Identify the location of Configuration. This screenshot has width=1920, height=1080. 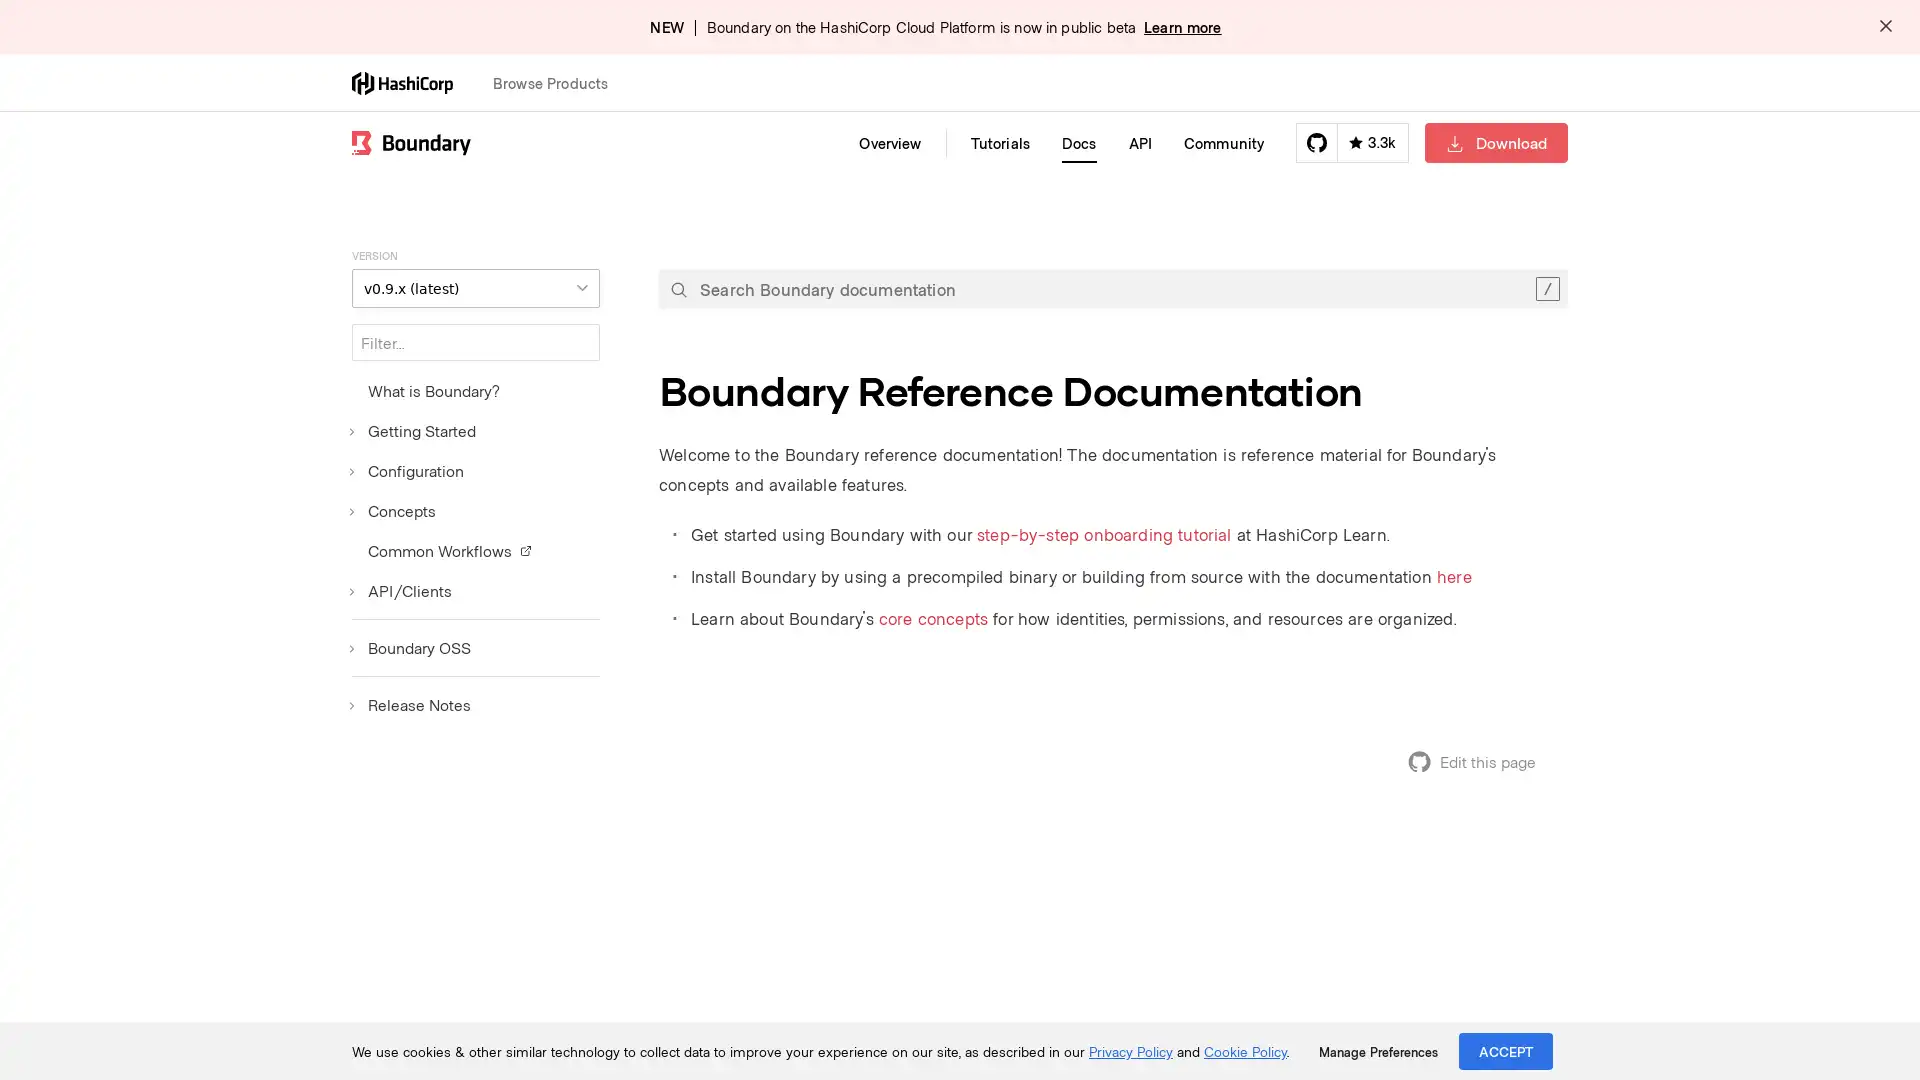
(407, 470).